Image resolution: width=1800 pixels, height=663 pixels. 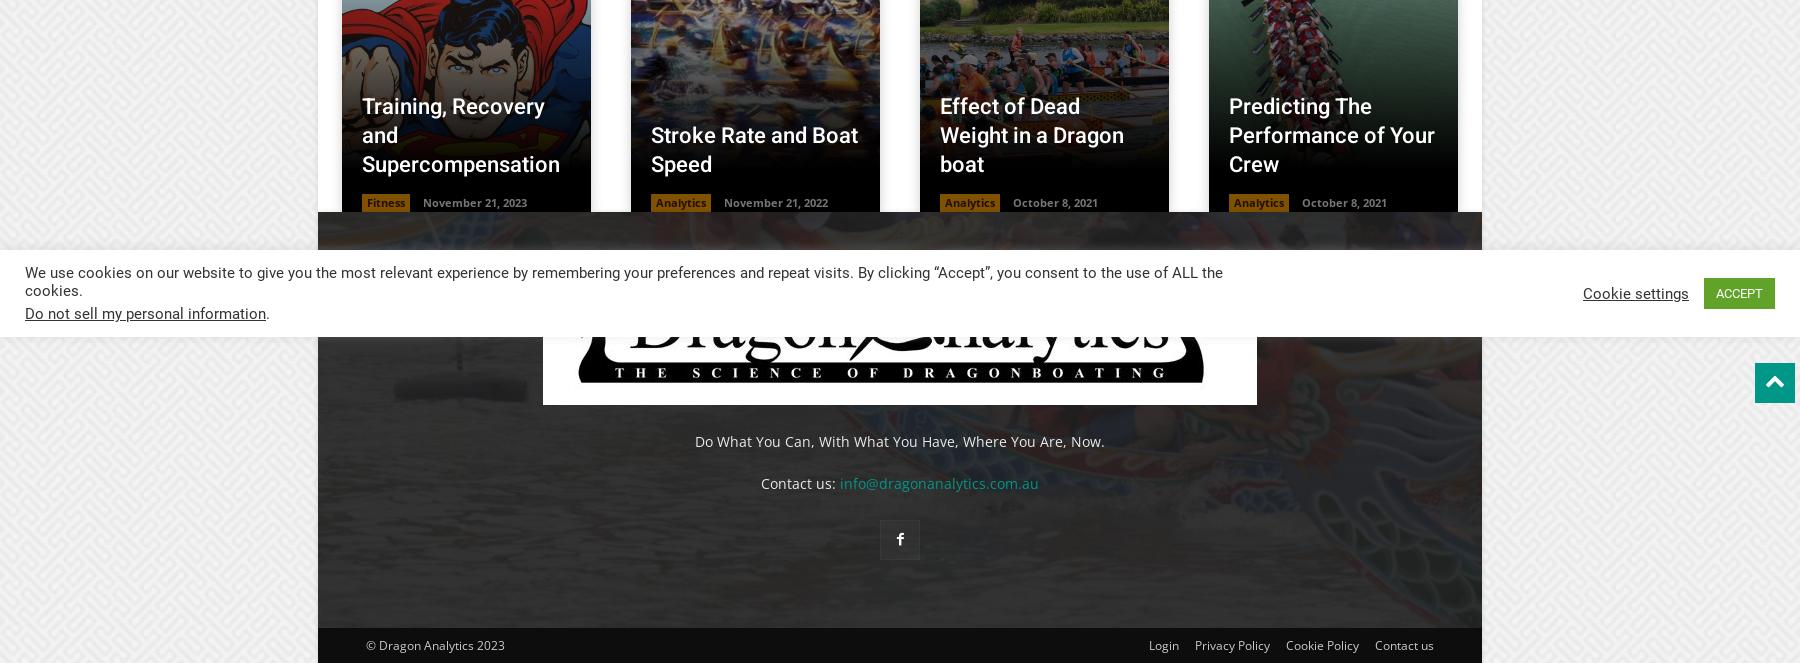 I want to click on 'ACCEPT', so click(x=1715, y=292).